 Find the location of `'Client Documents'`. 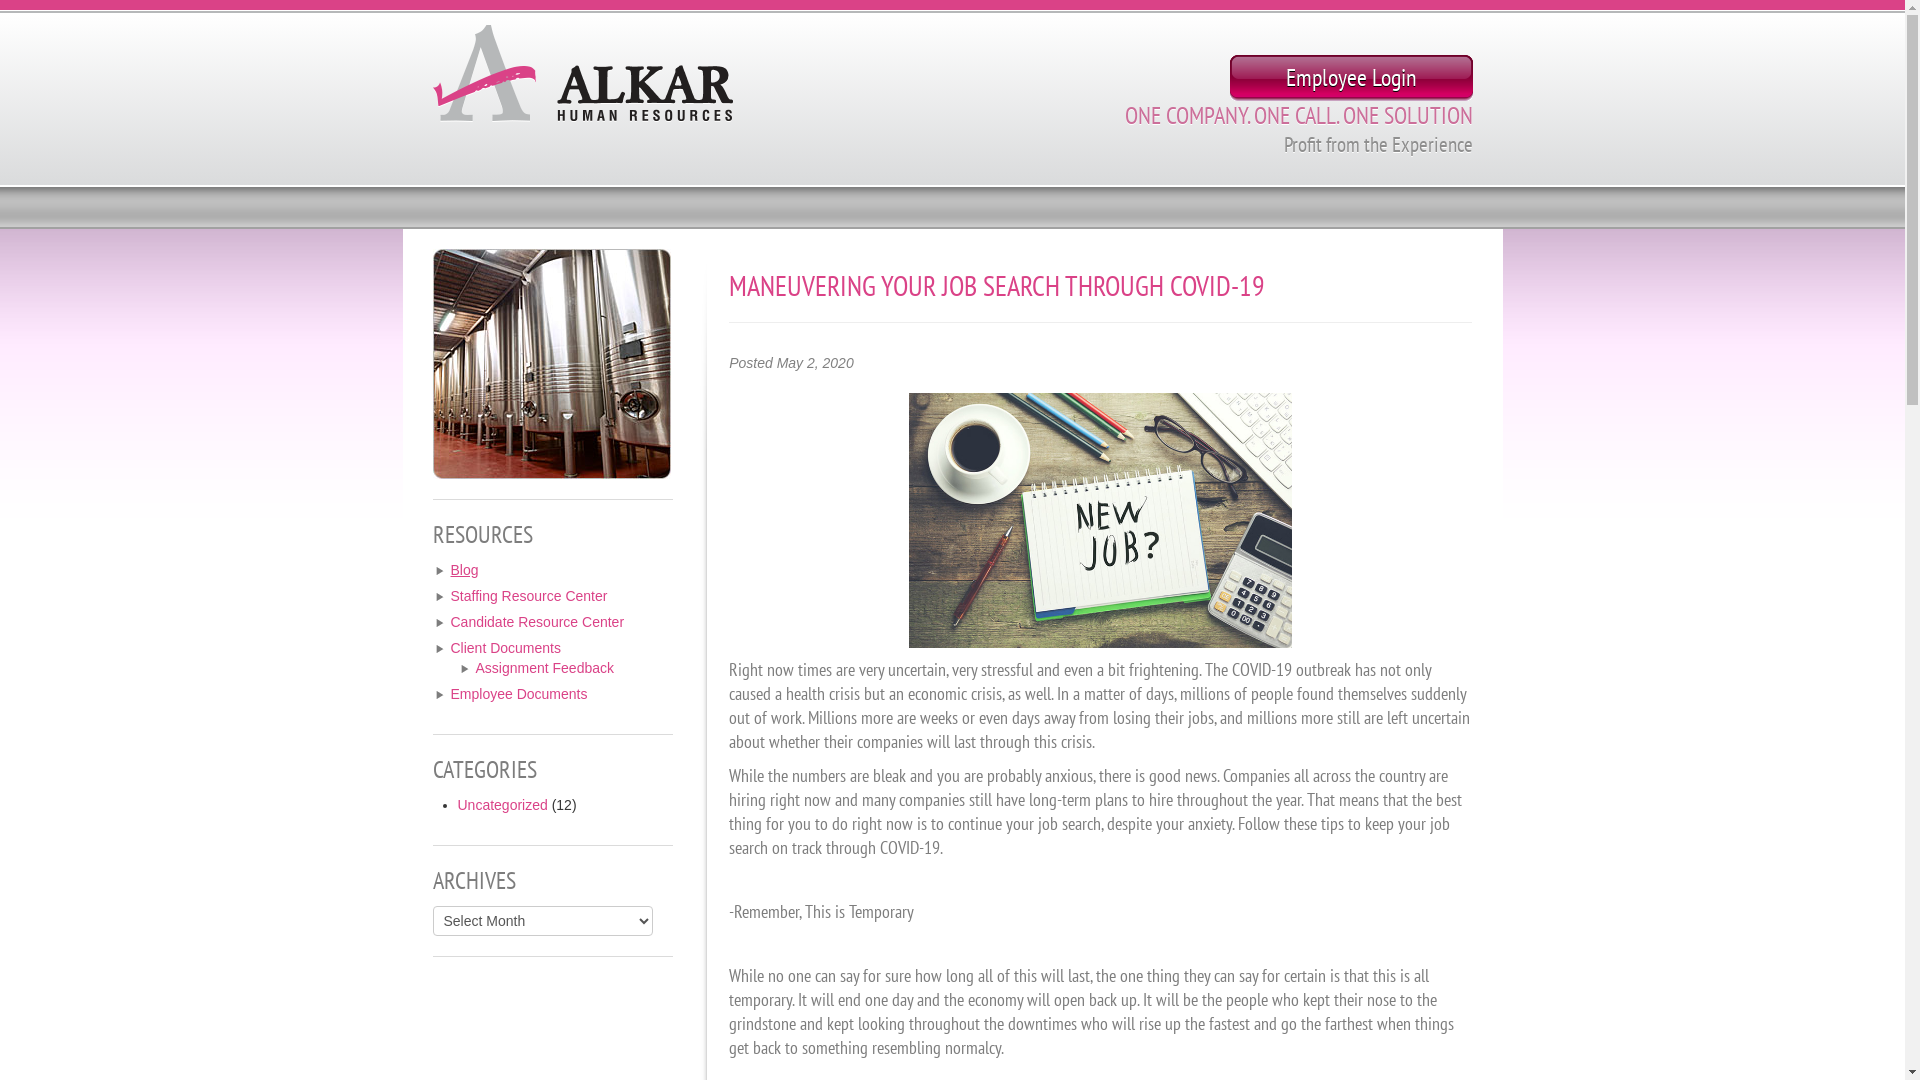

'Client Documents' is located at coordinates (505, 648).